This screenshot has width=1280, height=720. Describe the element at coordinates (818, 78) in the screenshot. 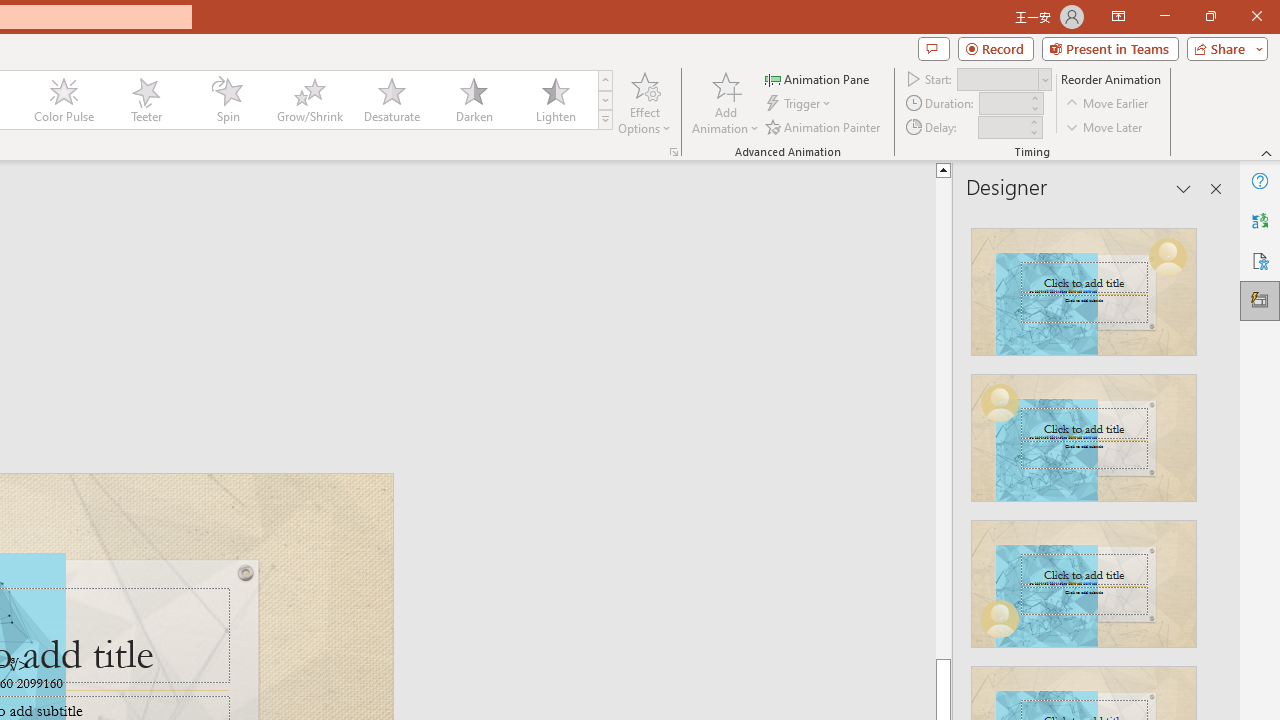

I see `'Animation Pane'` at that location.